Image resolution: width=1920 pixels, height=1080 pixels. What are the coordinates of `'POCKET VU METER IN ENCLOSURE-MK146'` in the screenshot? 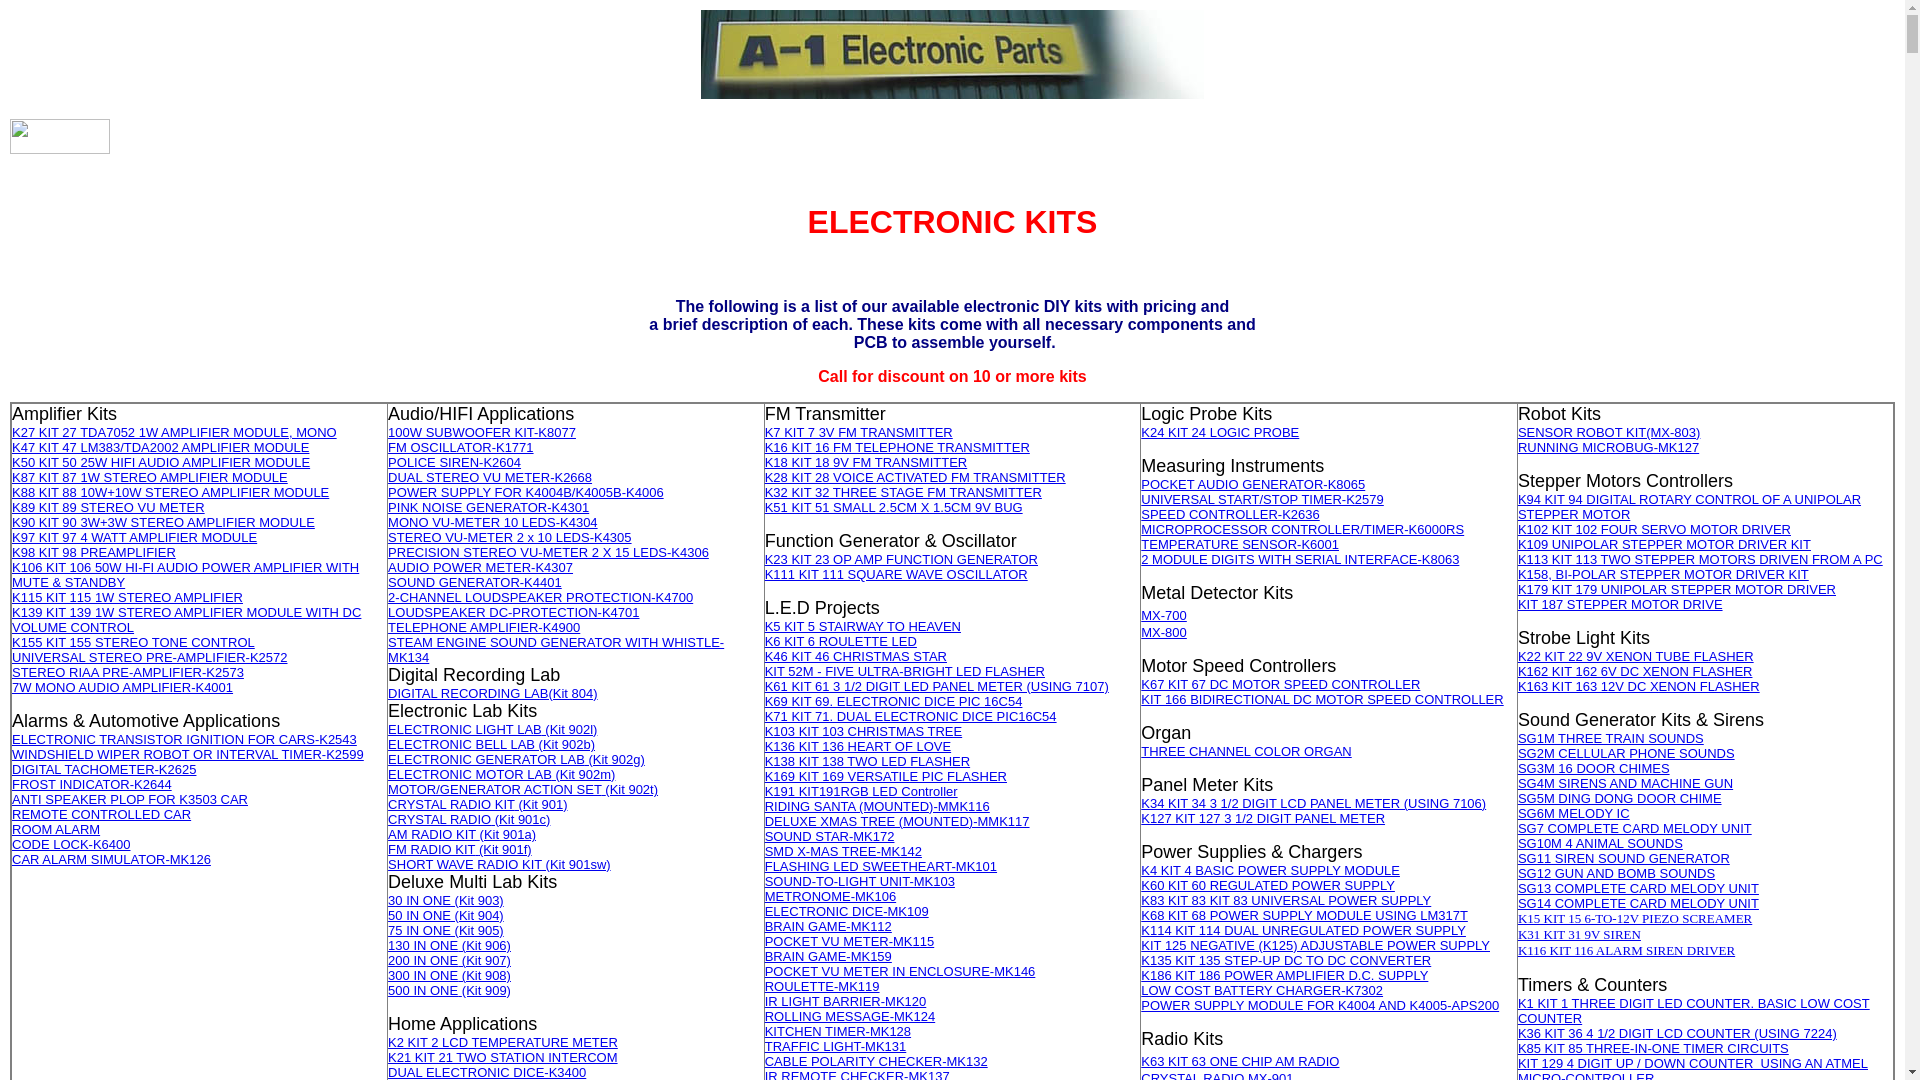 It's located at (899, 970).